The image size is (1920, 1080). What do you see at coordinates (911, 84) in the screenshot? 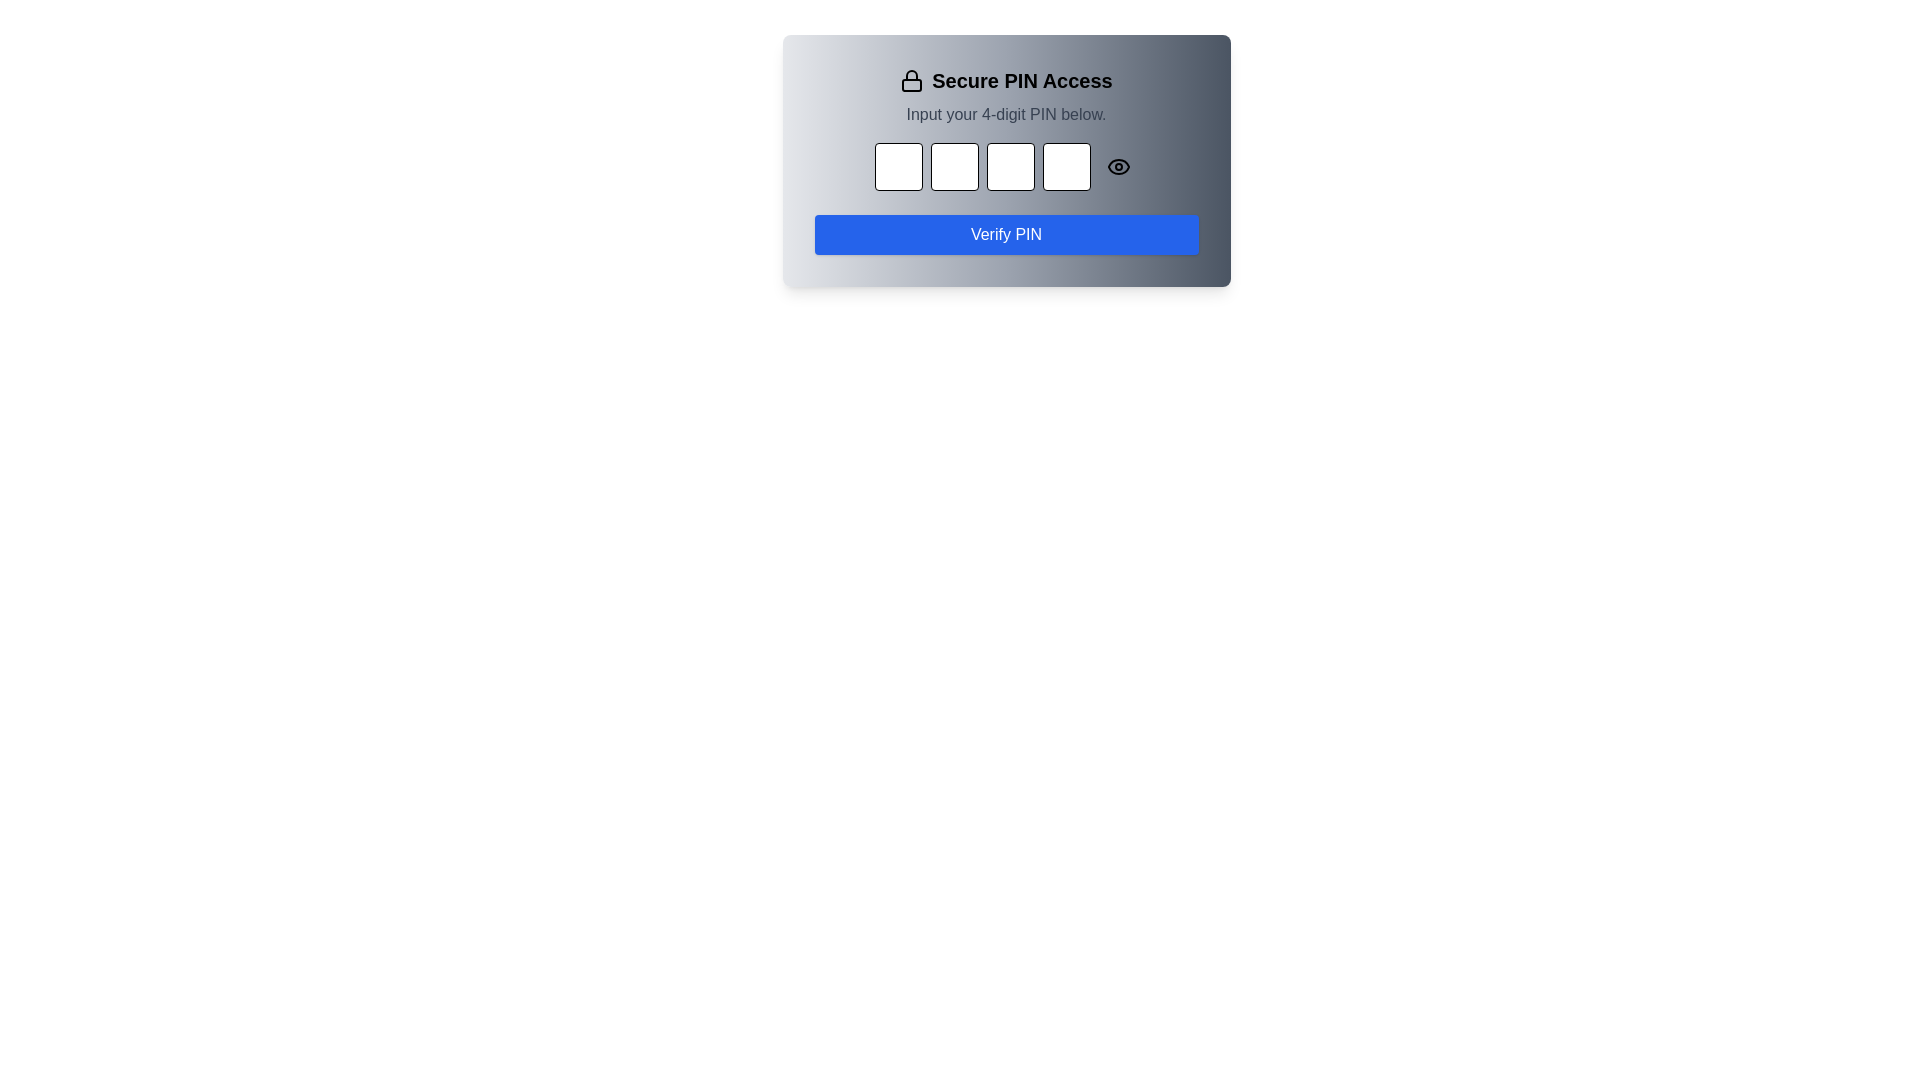
I see `the bottom part of the lock icon, which is represented by an SVG rectangle element, located at the top-left corner of the modal under the 'Secure PIN Access' header` at bounding box center [911, 84].